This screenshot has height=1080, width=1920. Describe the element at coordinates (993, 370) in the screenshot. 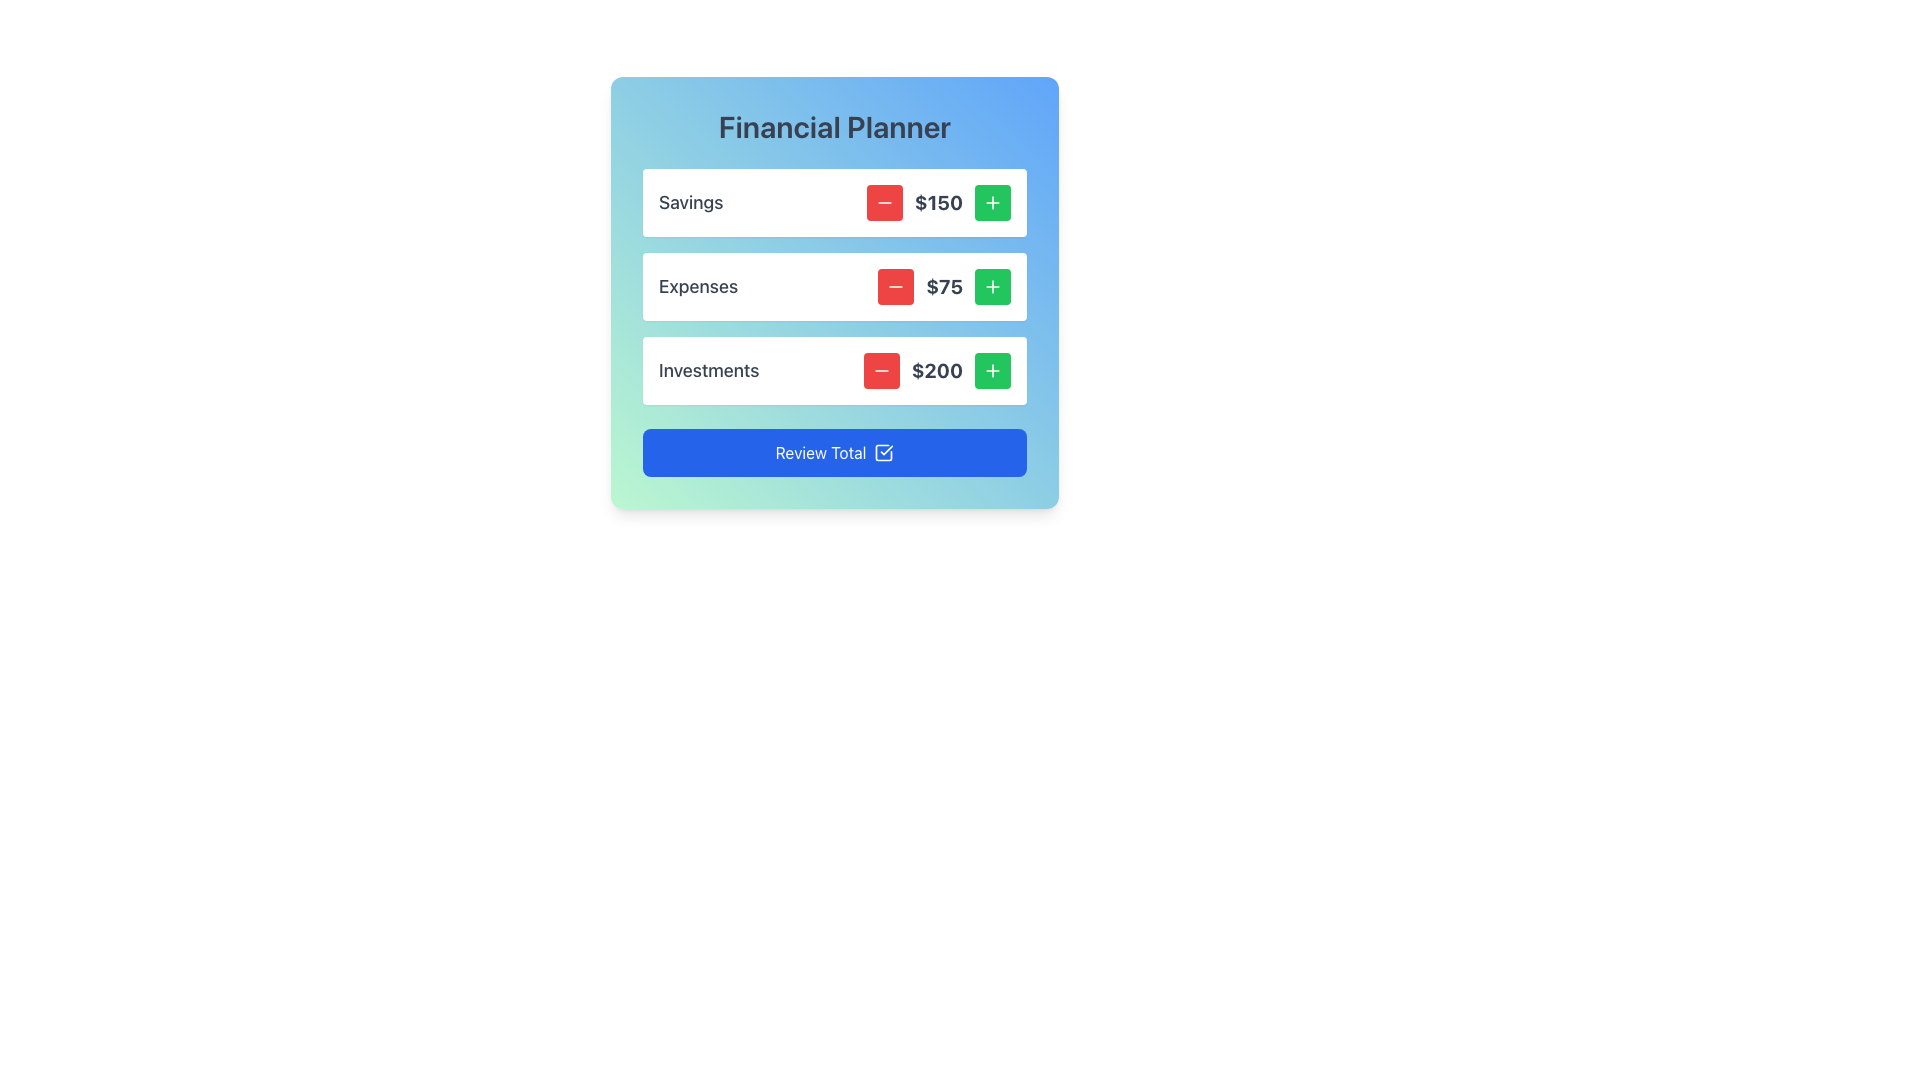

I see `the increment icon within the green button located at the rightmost position of the 'Investments' row to increase the investment value` at that location.